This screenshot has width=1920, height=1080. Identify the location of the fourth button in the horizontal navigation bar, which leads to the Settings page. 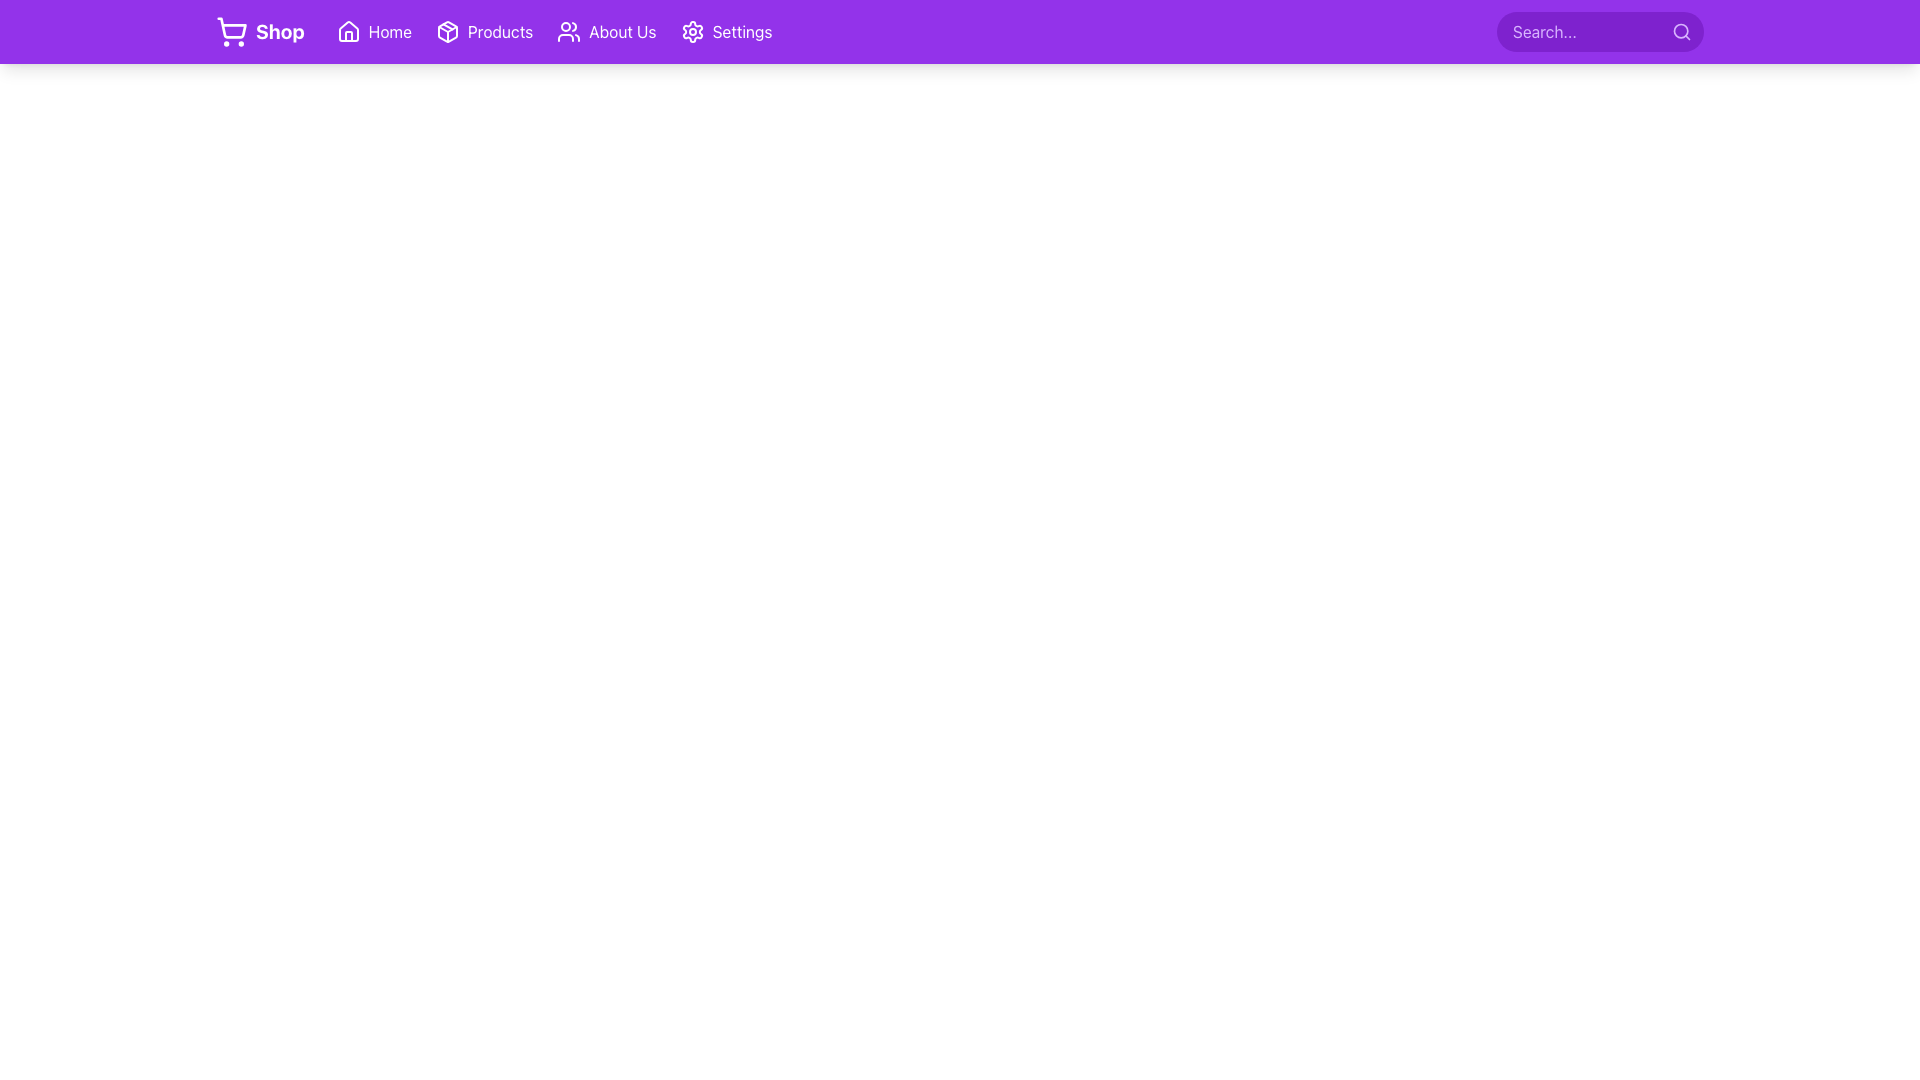
(725, 31).